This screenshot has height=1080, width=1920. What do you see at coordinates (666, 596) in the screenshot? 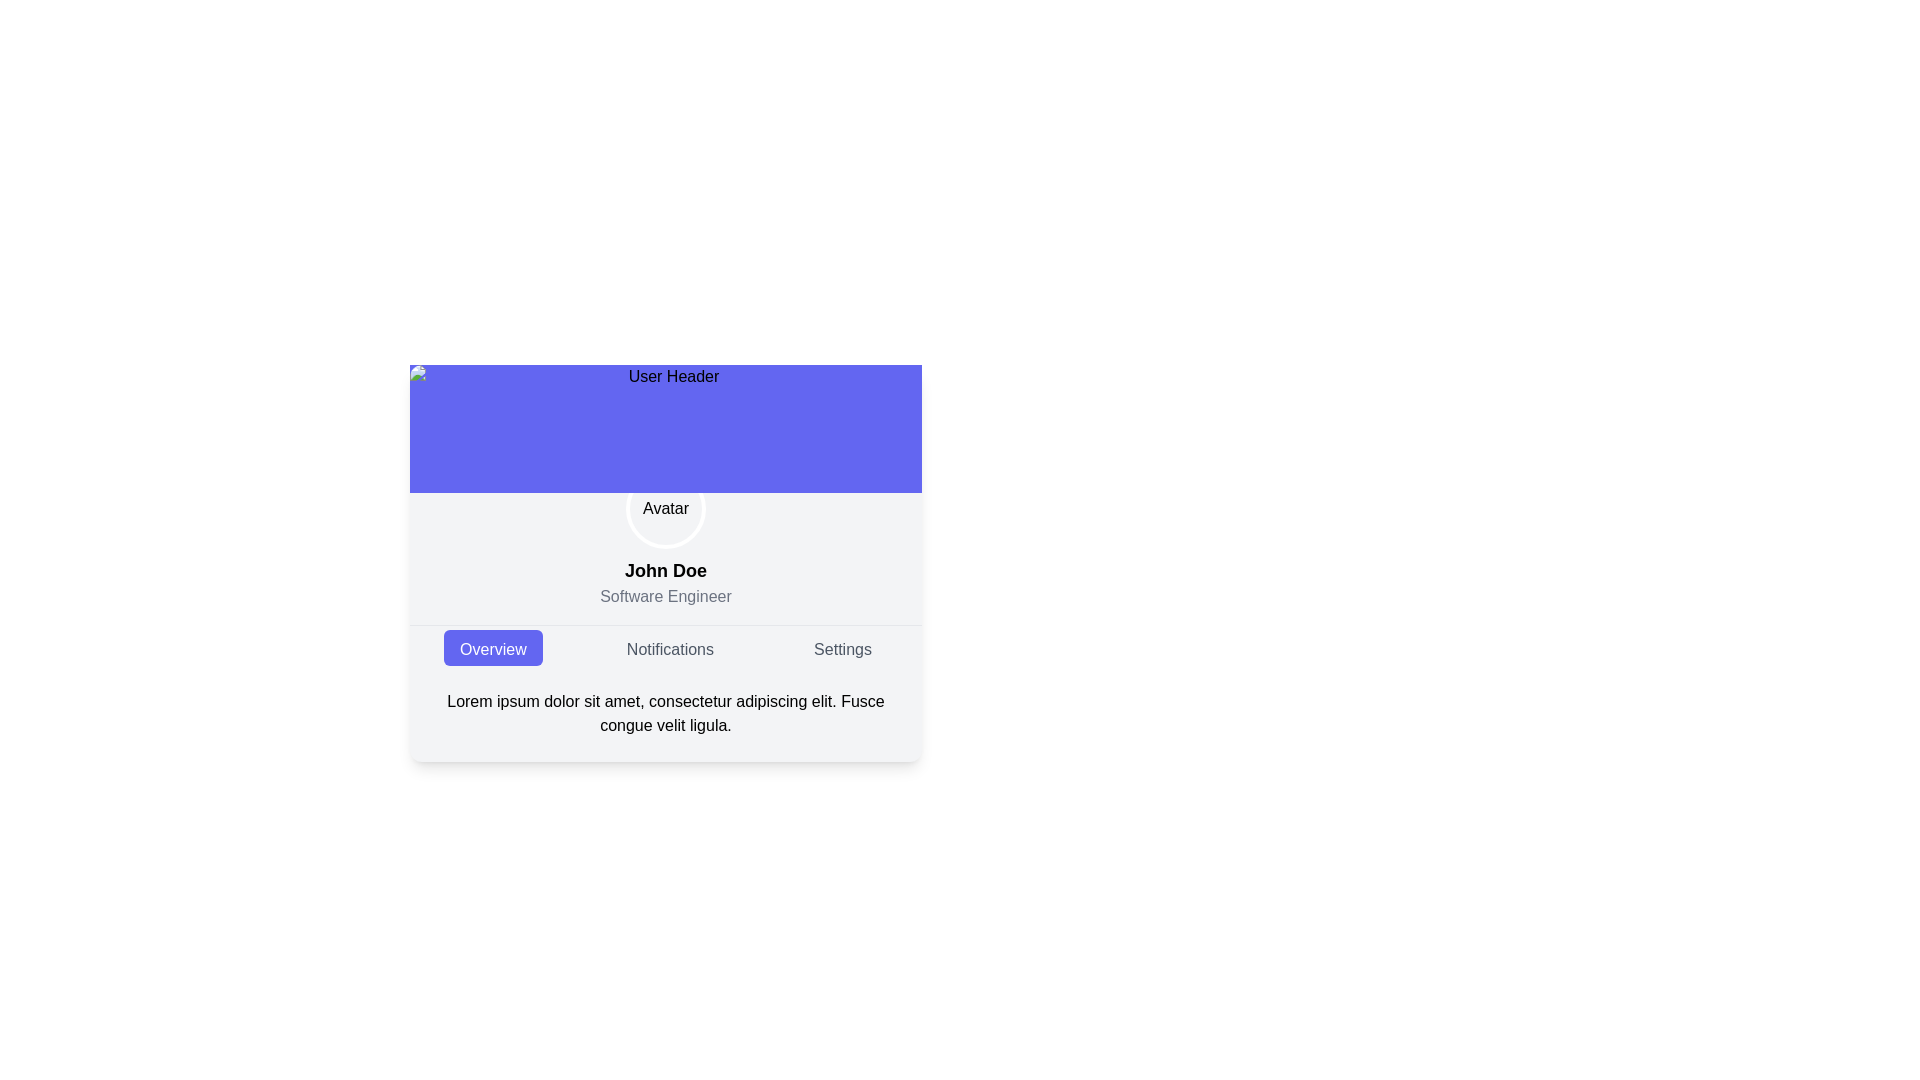
I see `the static text label displaying the role or designation associated with 'John Doe', which is positioned directly beneath the name and above the interactive tabs` at bounding box center [666, 596].